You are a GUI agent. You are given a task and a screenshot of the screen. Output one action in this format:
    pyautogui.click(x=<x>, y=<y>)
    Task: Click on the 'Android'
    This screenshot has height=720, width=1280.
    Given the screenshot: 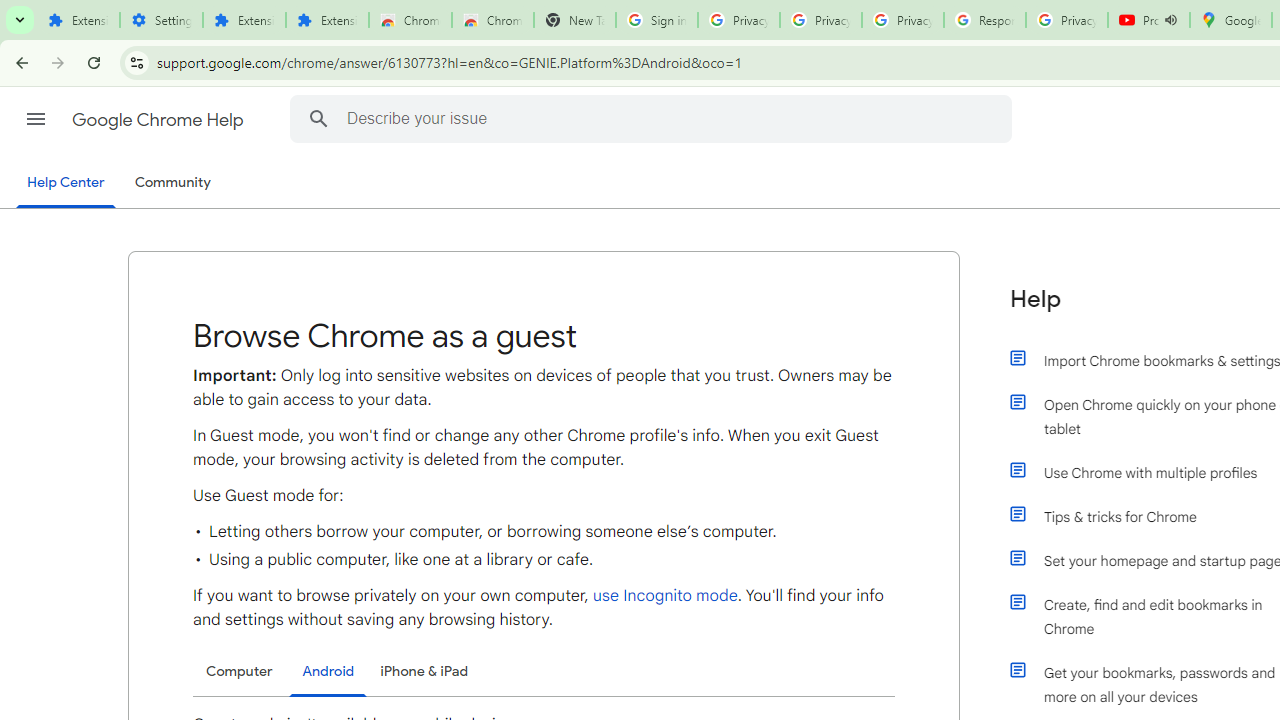 What is the action you would take?
    pyautogui.click(x=328, y=672)
    